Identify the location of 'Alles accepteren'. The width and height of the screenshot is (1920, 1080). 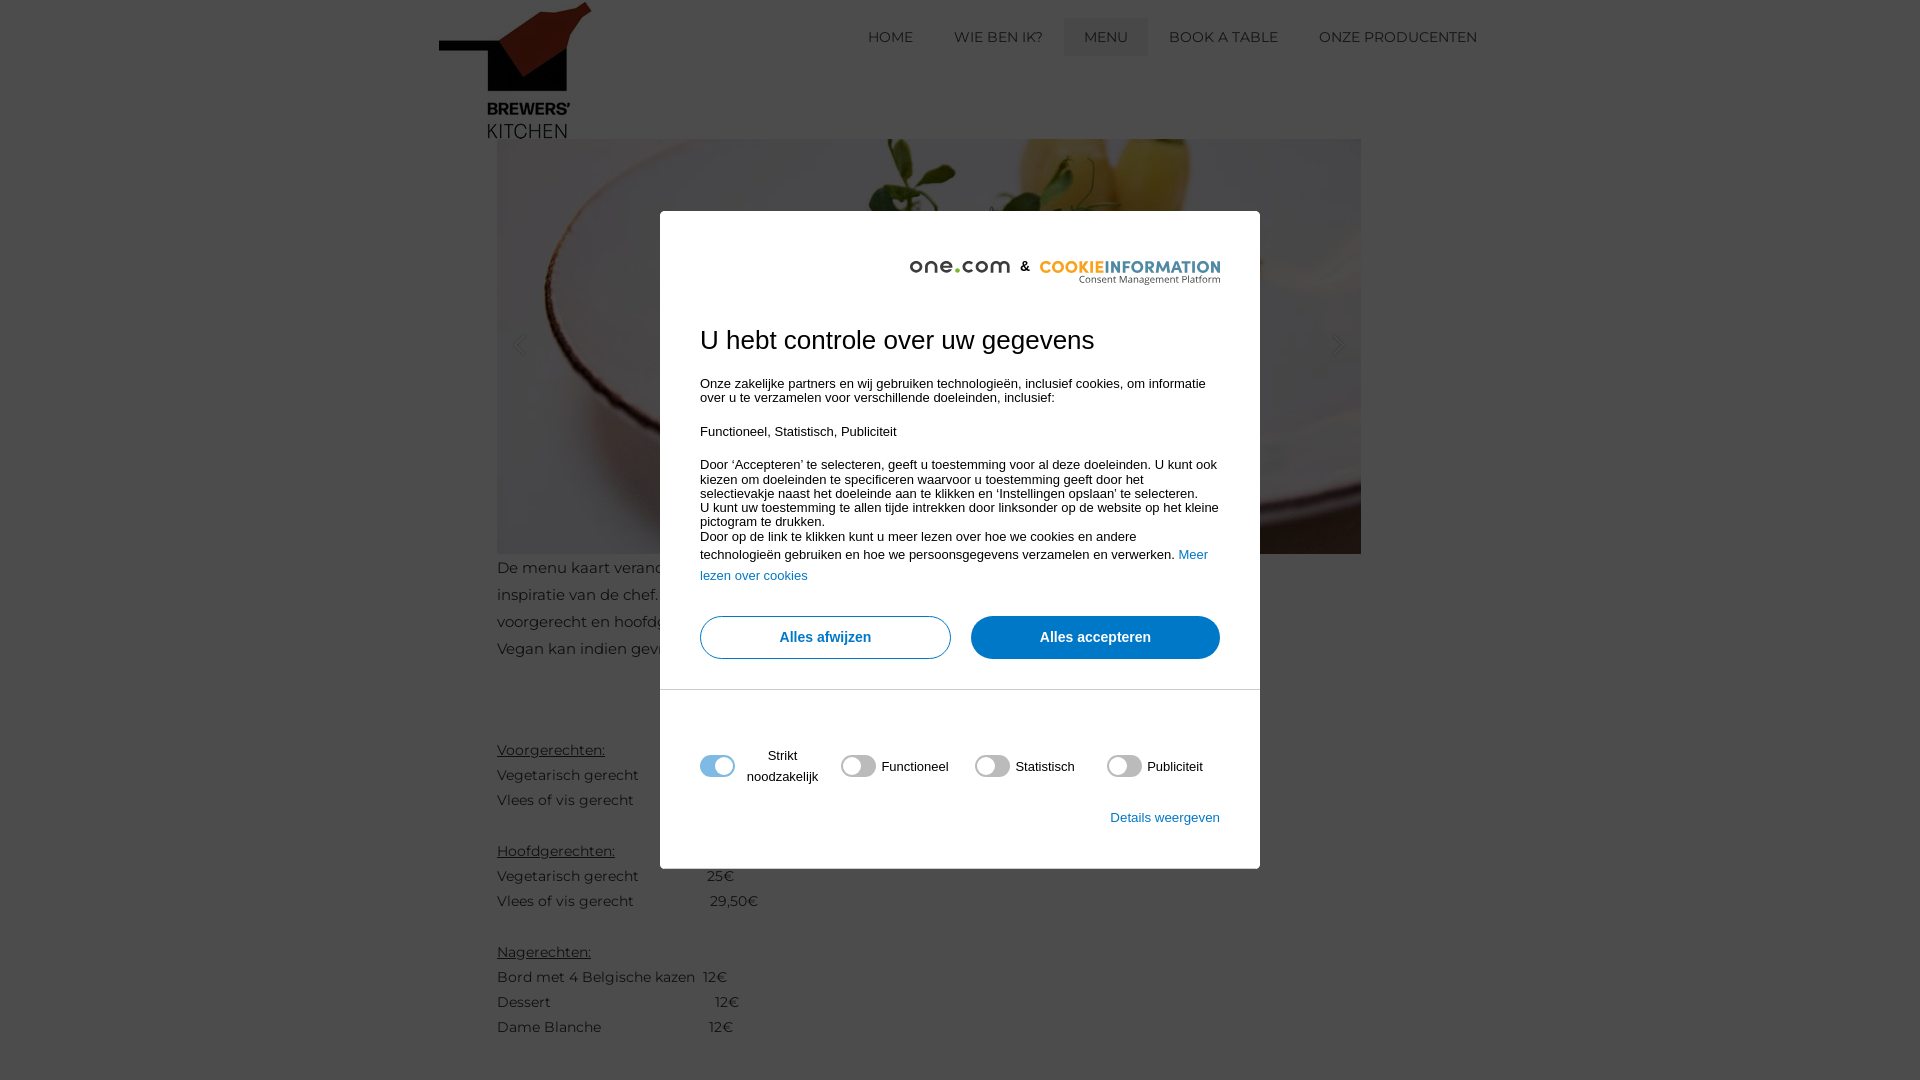
(1094, 637).